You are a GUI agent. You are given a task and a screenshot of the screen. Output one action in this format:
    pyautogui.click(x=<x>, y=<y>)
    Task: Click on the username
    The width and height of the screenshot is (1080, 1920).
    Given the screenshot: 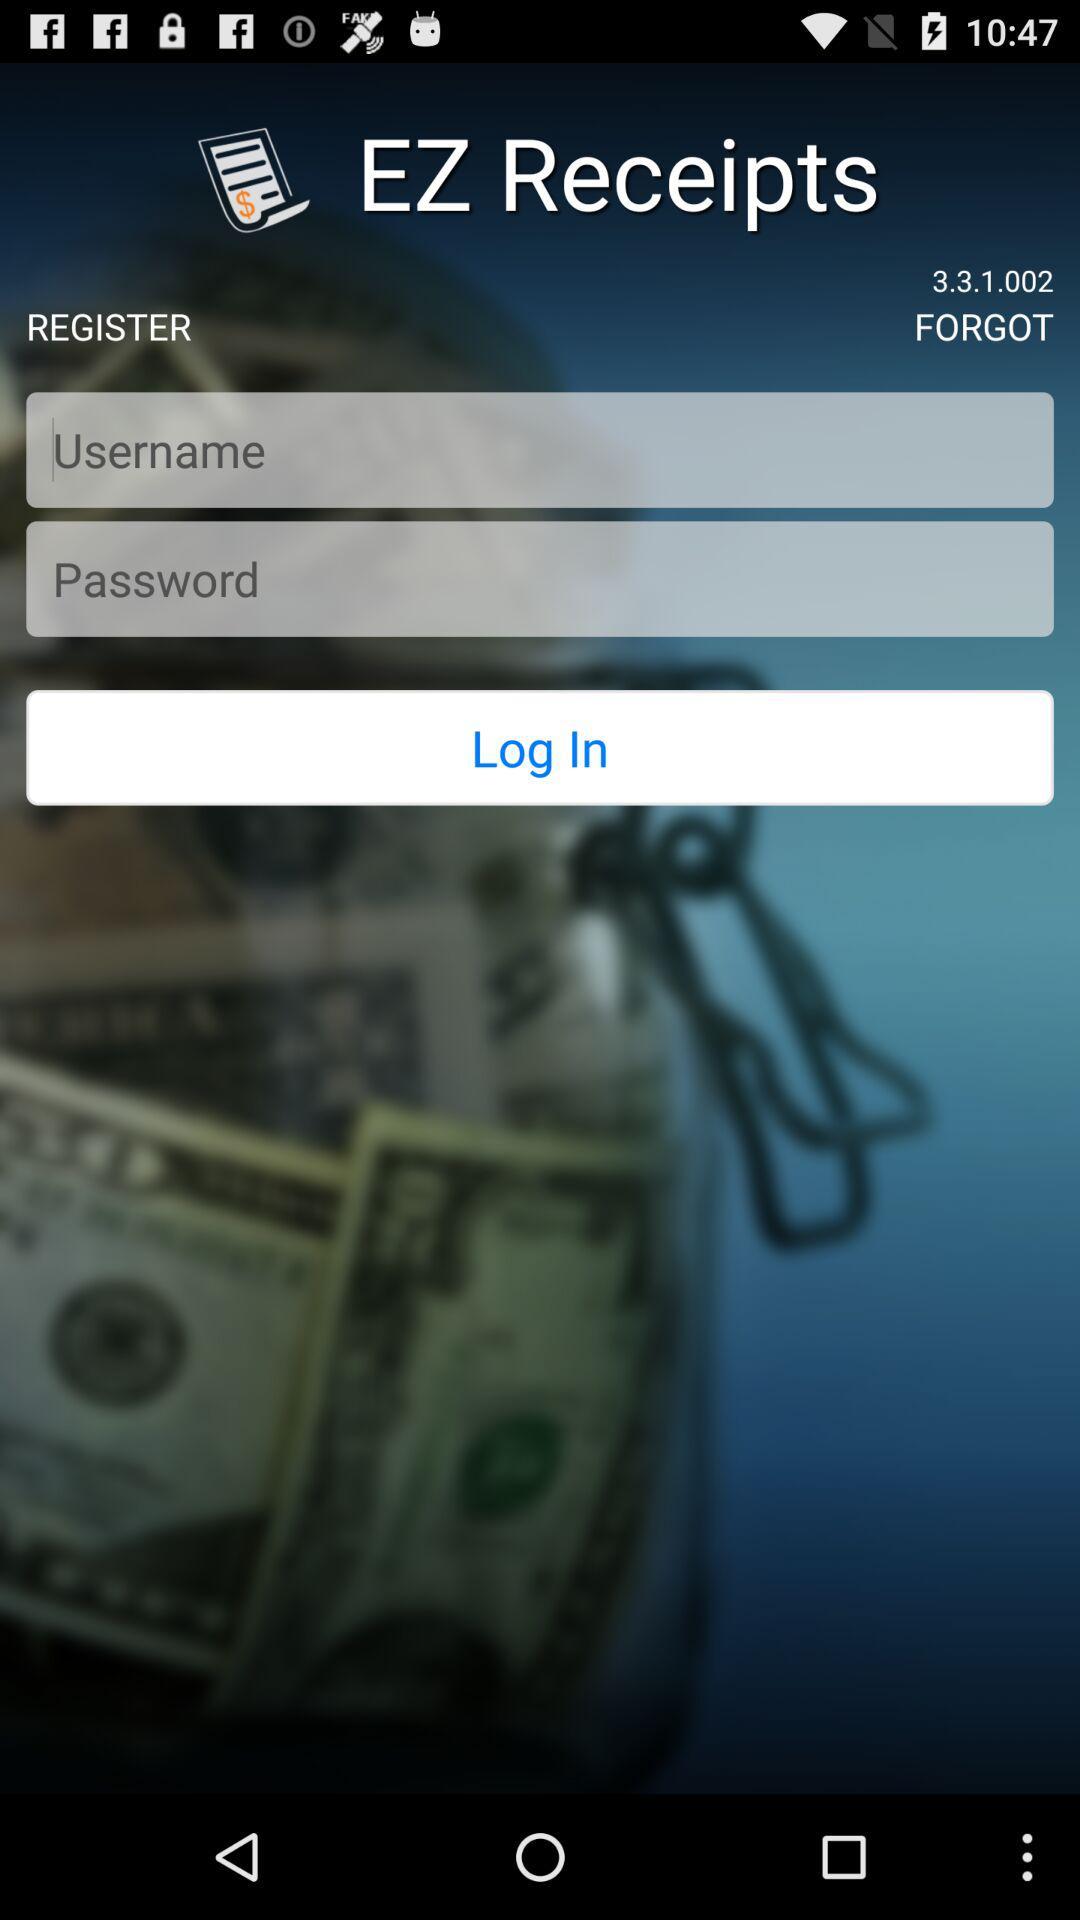 What is the action you would take?
    pyautogui.click(x=540, y=449)
    